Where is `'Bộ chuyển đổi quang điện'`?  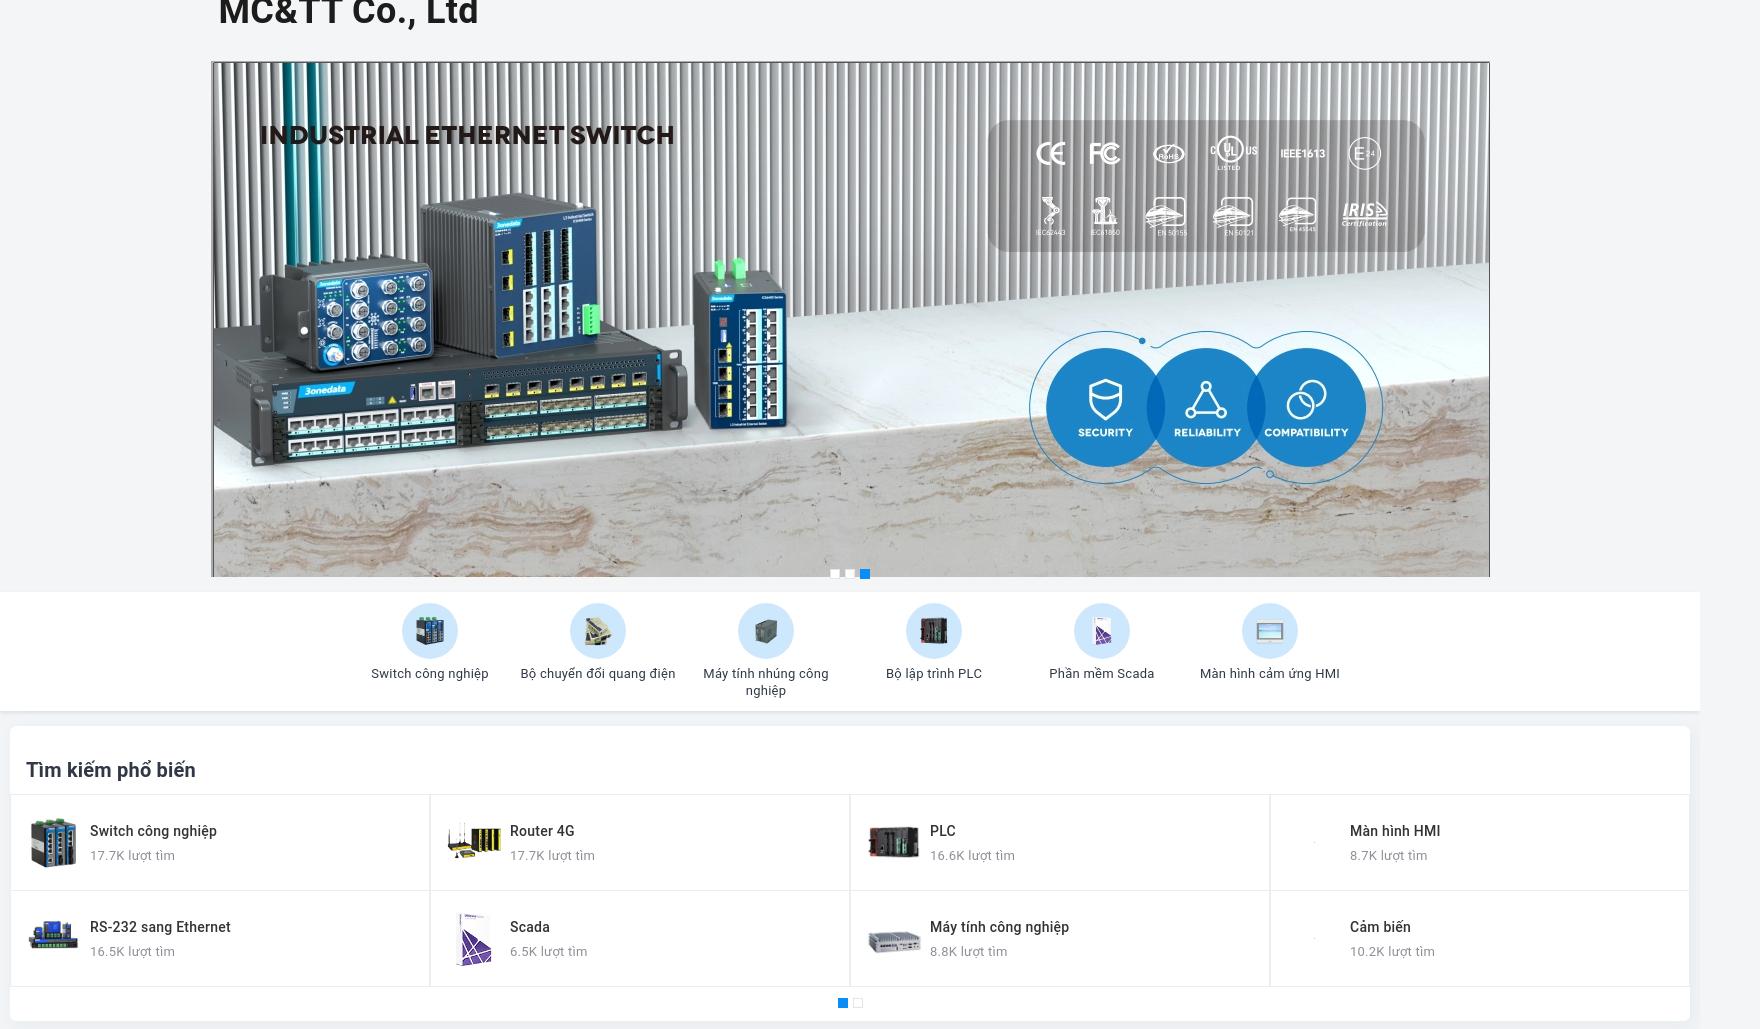
'Bộ chuyển đổi quang điện' is located at coordinates (520, 672).